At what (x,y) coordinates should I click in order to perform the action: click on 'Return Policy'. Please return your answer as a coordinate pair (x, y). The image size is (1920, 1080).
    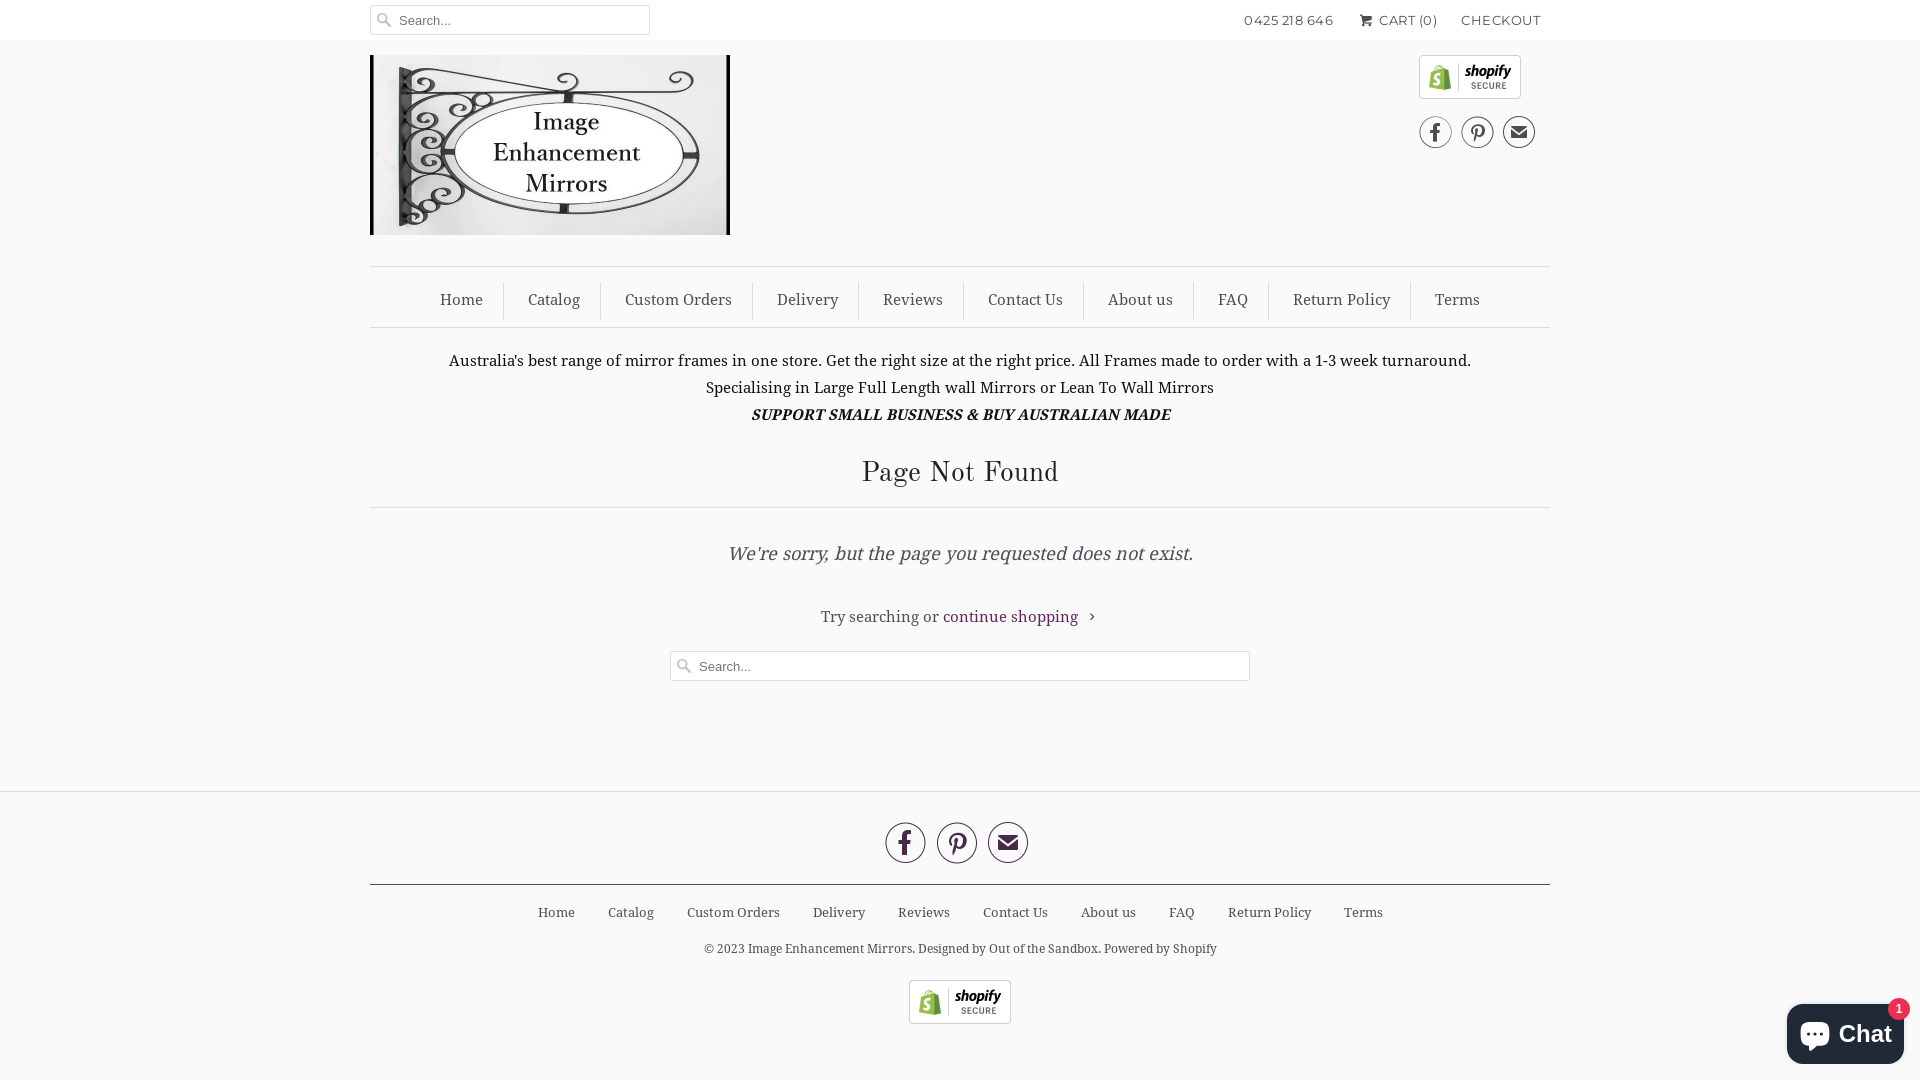
    Looking at the image, I should click on (1268, 912).